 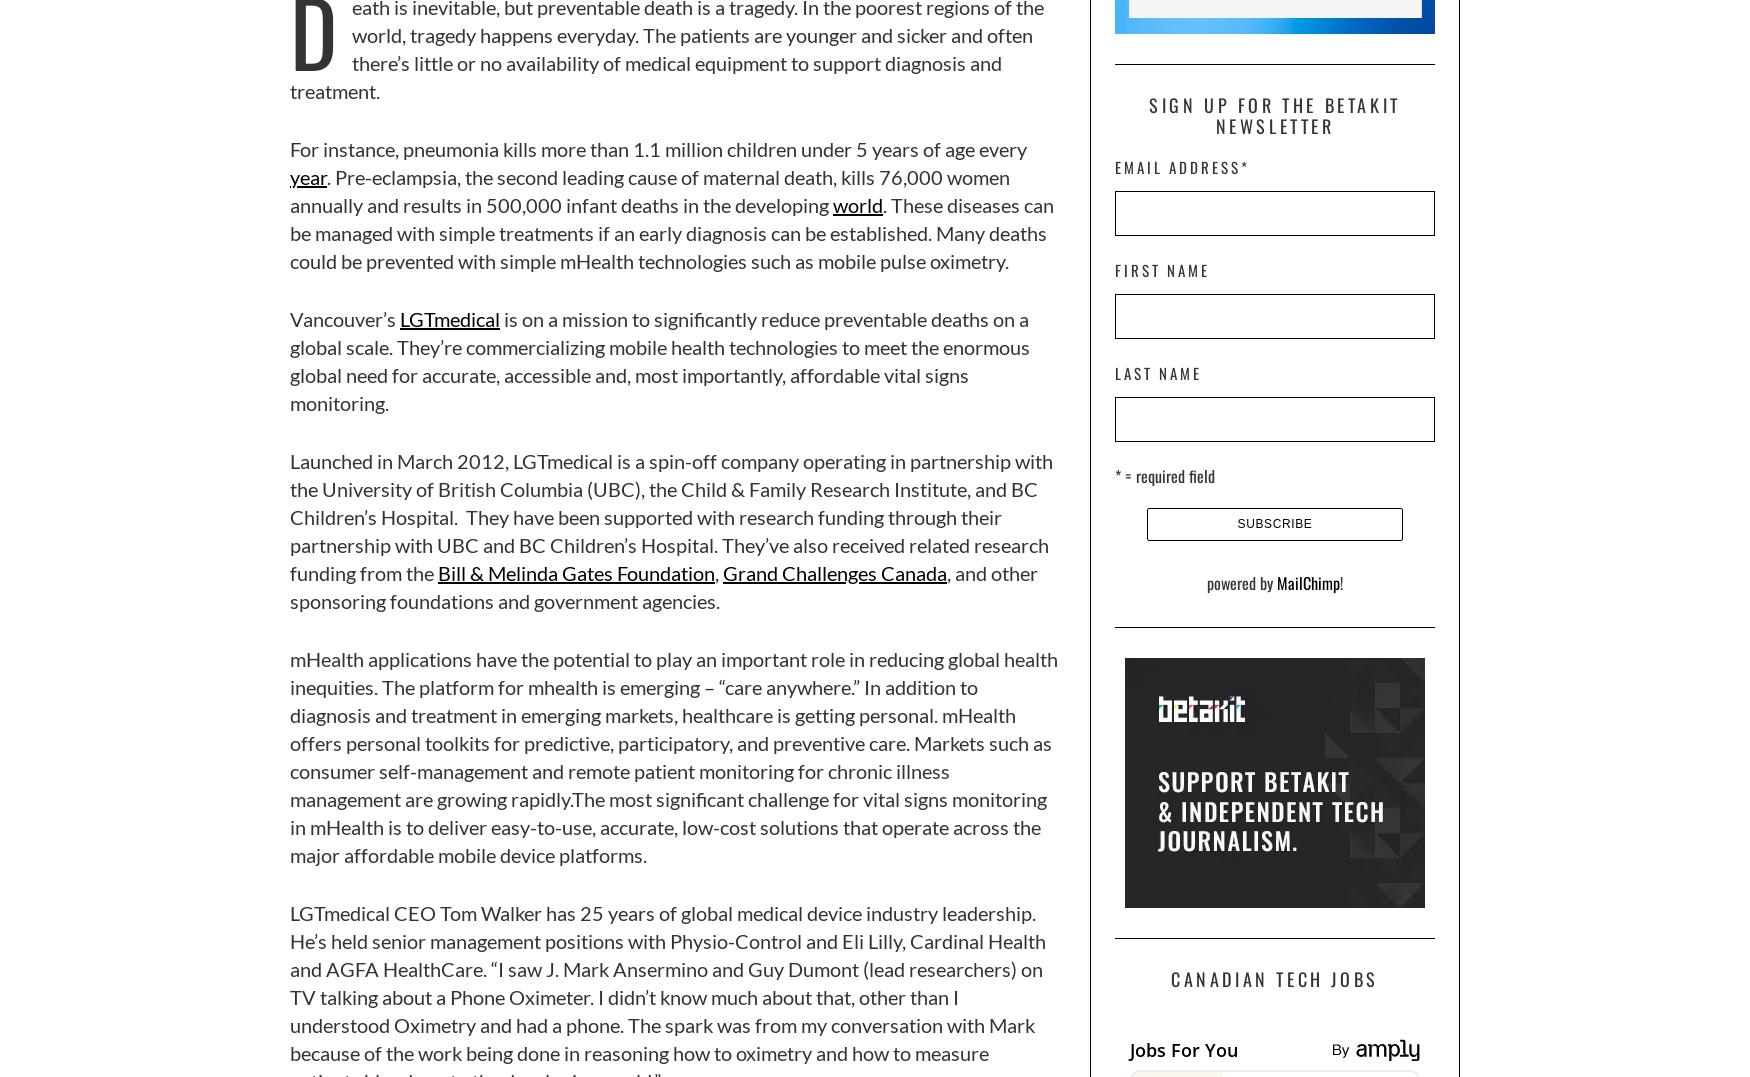 What do you see at coordinates (1240, 165) in the screenshot?
I see `'*'` at bounding box center [1240, 165].